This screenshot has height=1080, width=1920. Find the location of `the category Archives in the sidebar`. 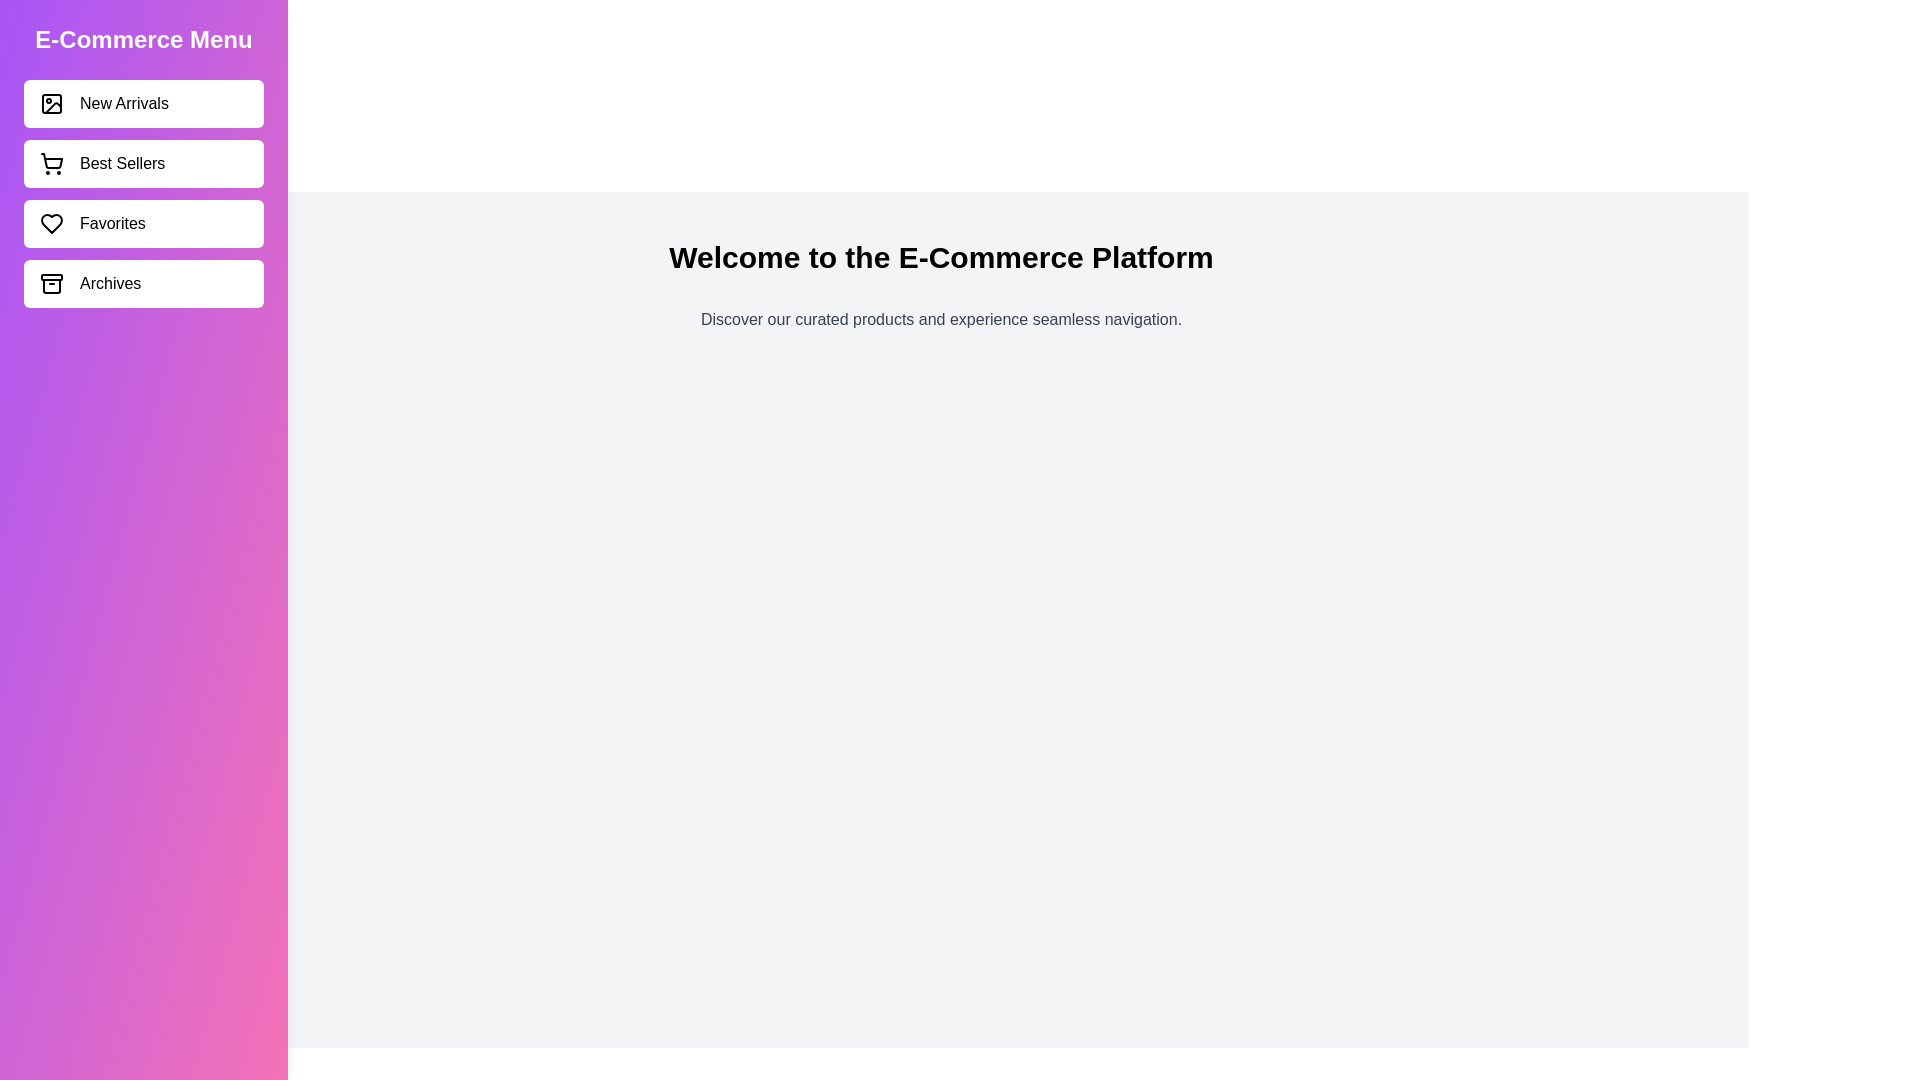

the category Archives in the sidebar is located at coordinates (143, 284).